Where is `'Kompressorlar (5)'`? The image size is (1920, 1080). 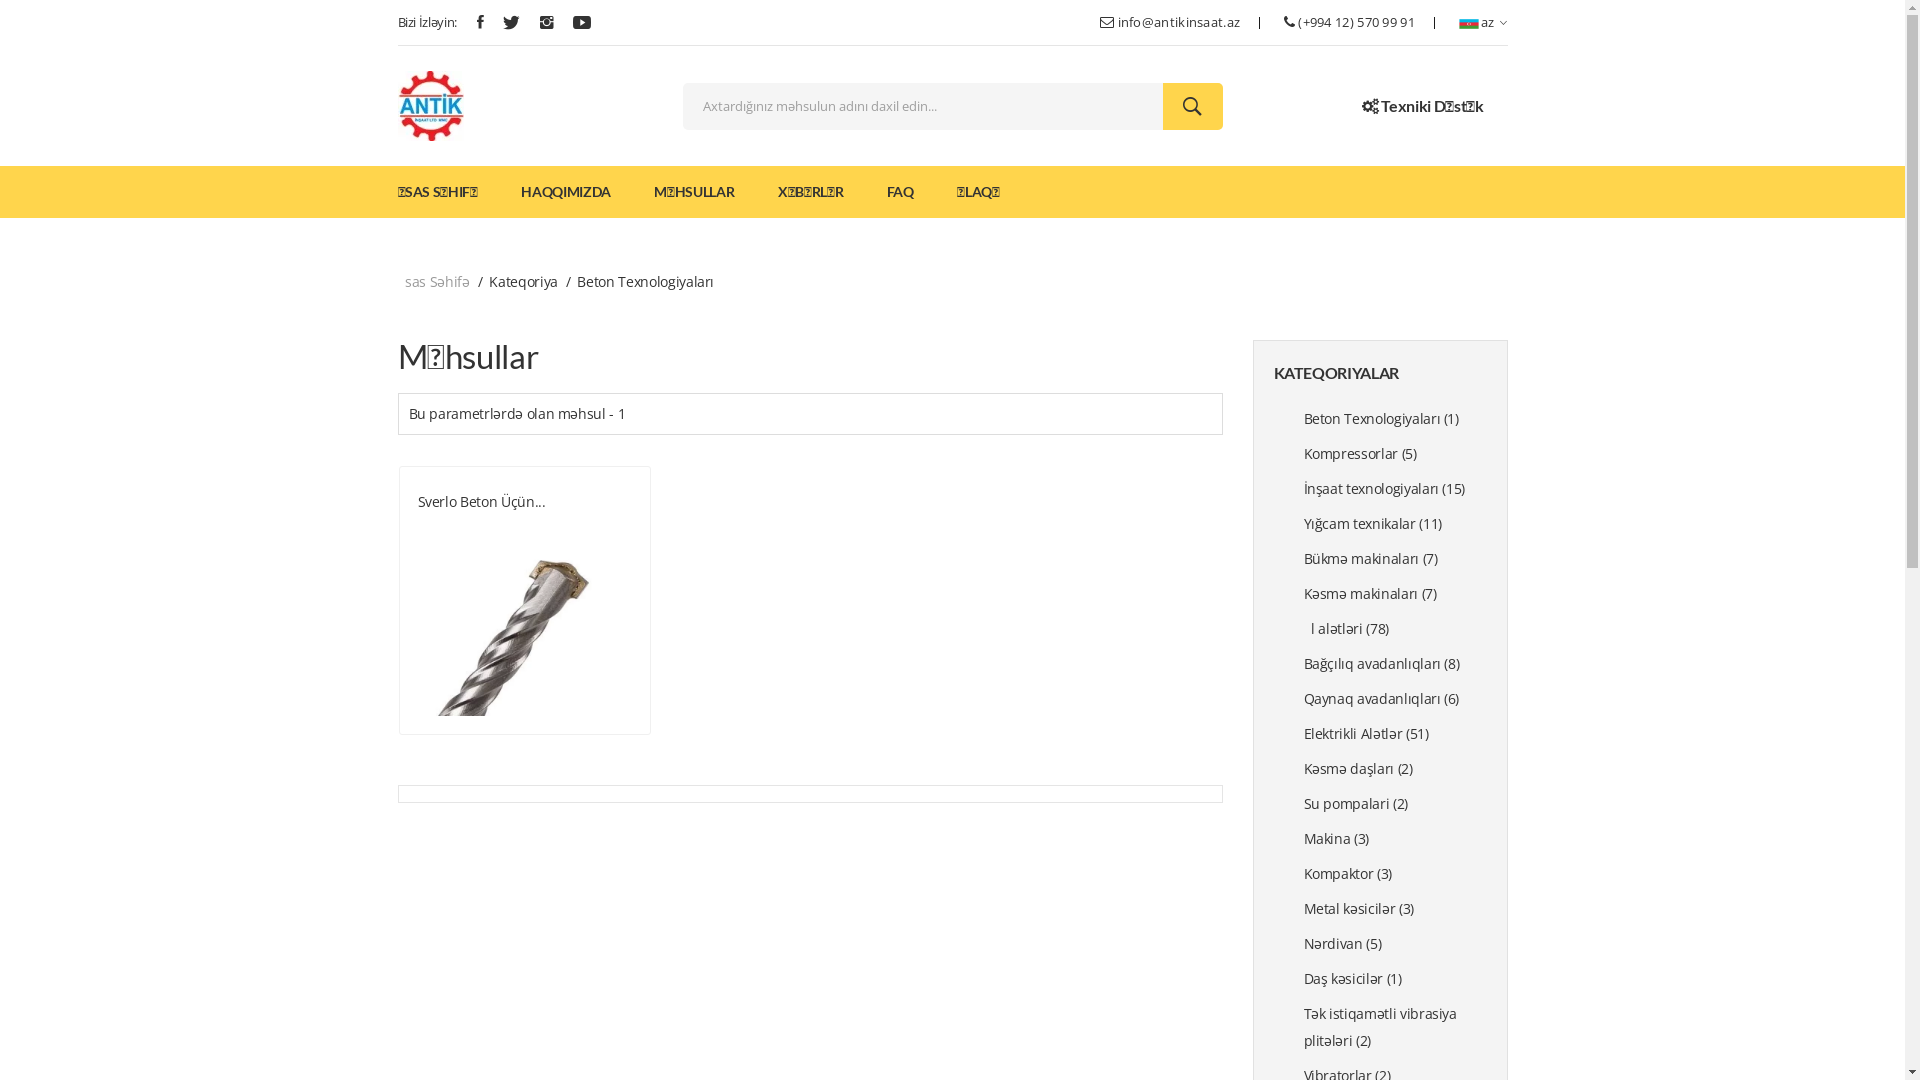
'Kompressorlar (5)' is located at coordinates (1394, 453).